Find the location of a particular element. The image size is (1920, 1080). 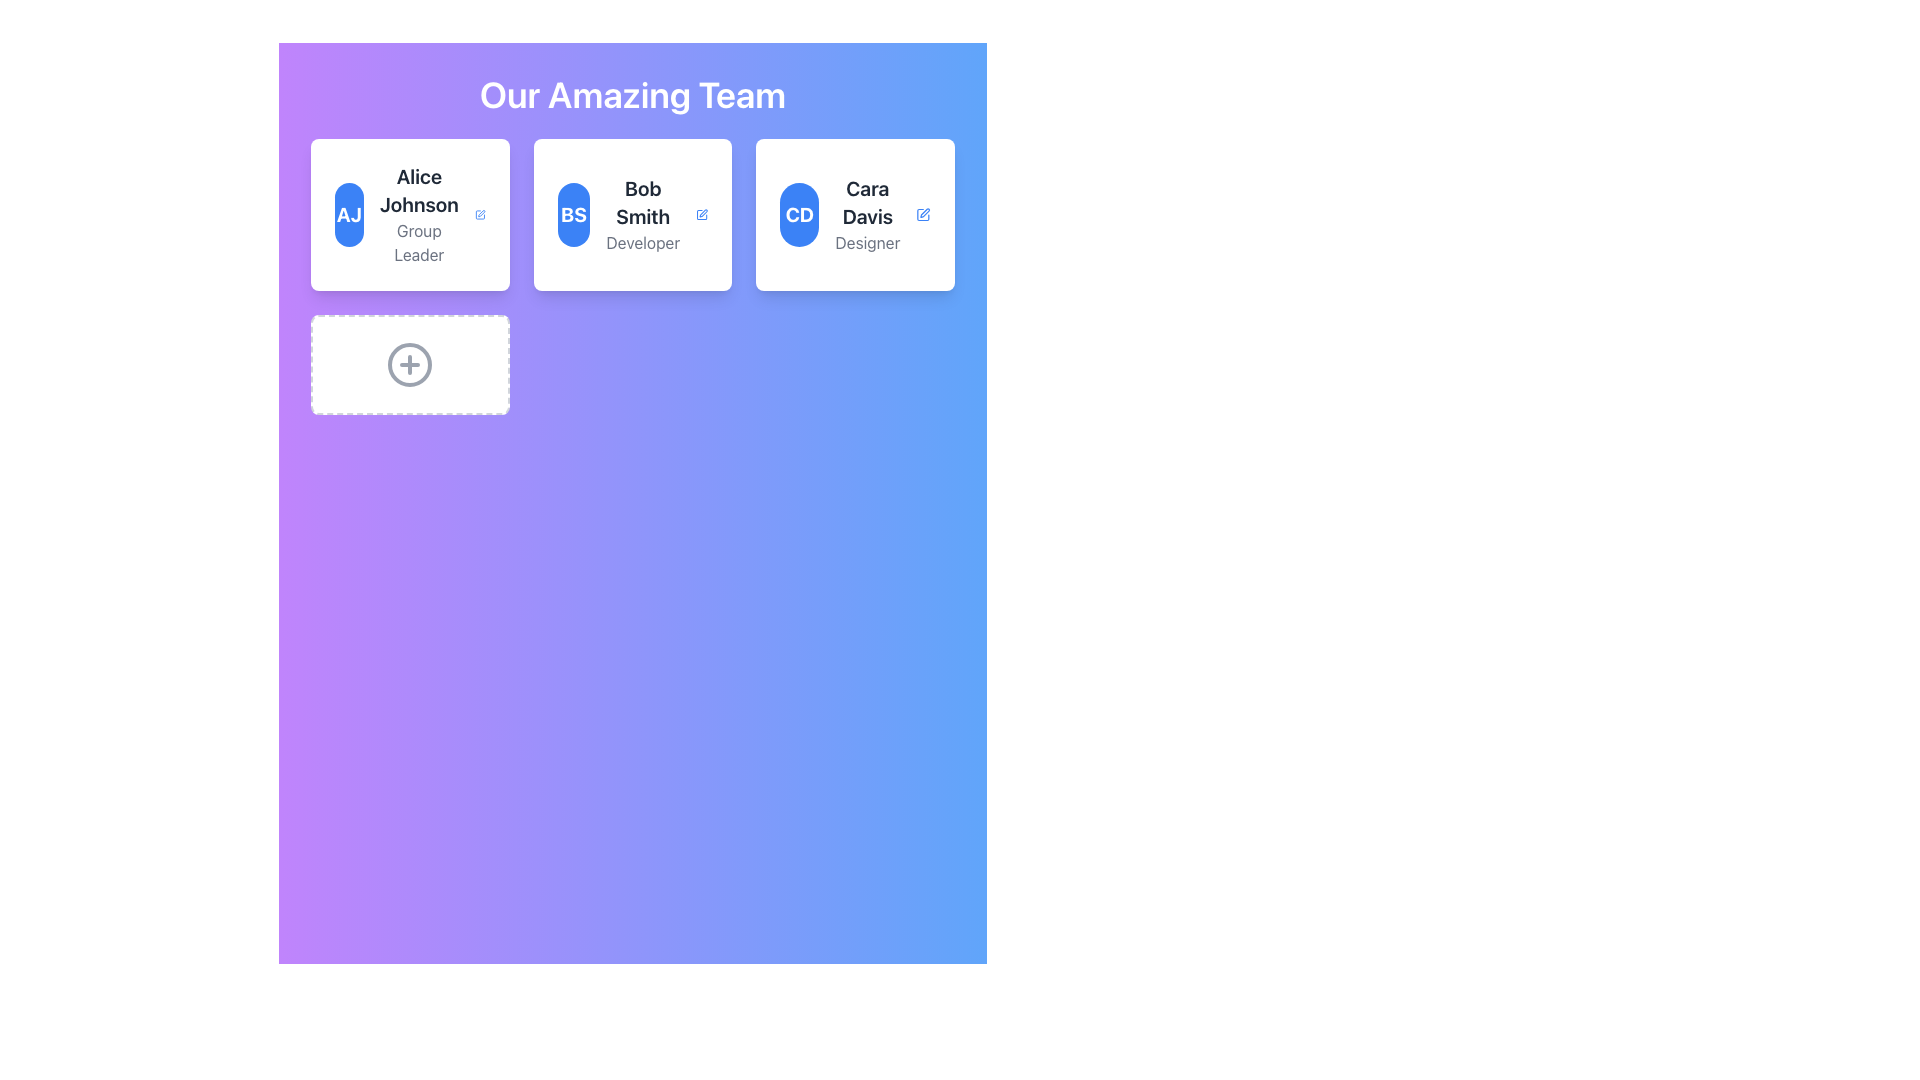

the text label displaying 'Bob Smith', which is styled with a bold font and dark gray color, positioned in the middle column above the smaller text label 'Developer' is located at coordinates (643, 203).